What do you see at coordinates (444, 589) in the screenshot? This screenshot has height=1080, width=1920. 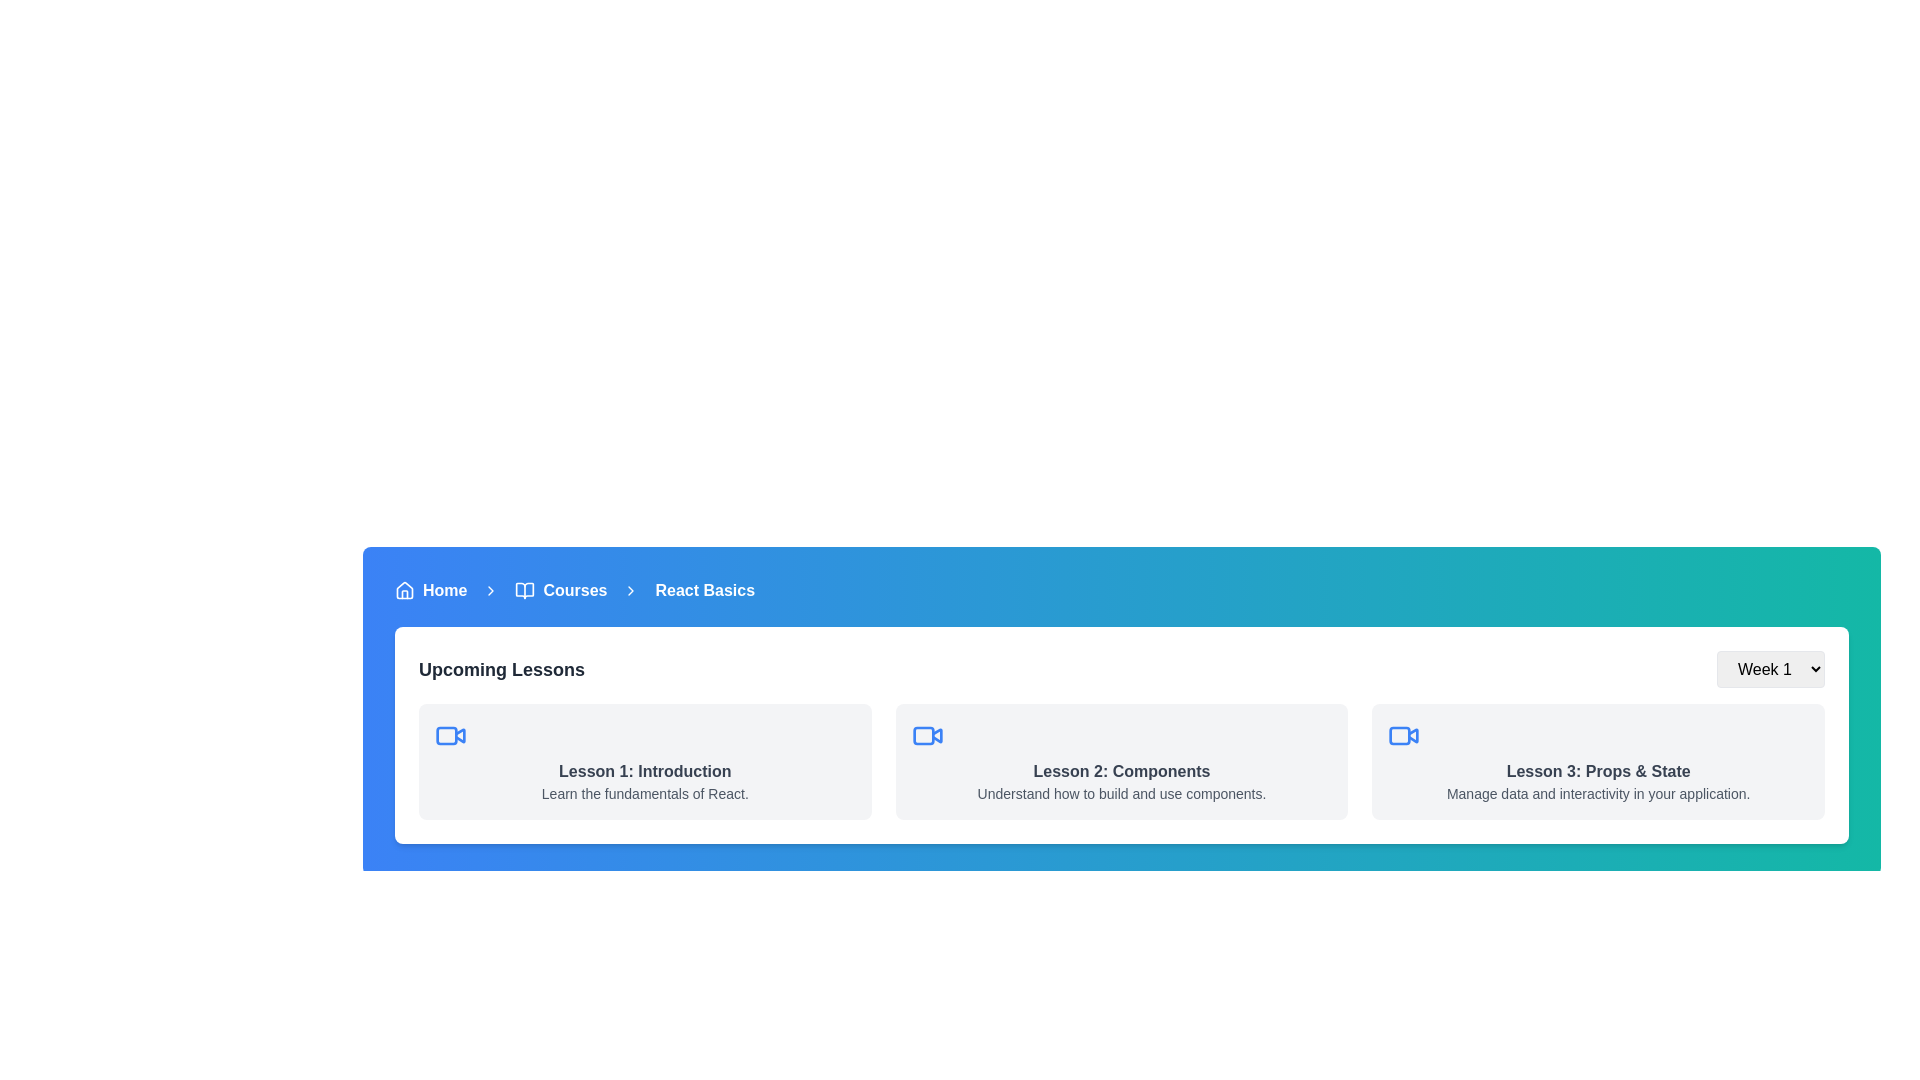 I see `the 'Home' hyperlink, which is a bold text link styled with an underline effect when hovered, located in the top-left region of the navigation interface` at bounding box center [444, 589].